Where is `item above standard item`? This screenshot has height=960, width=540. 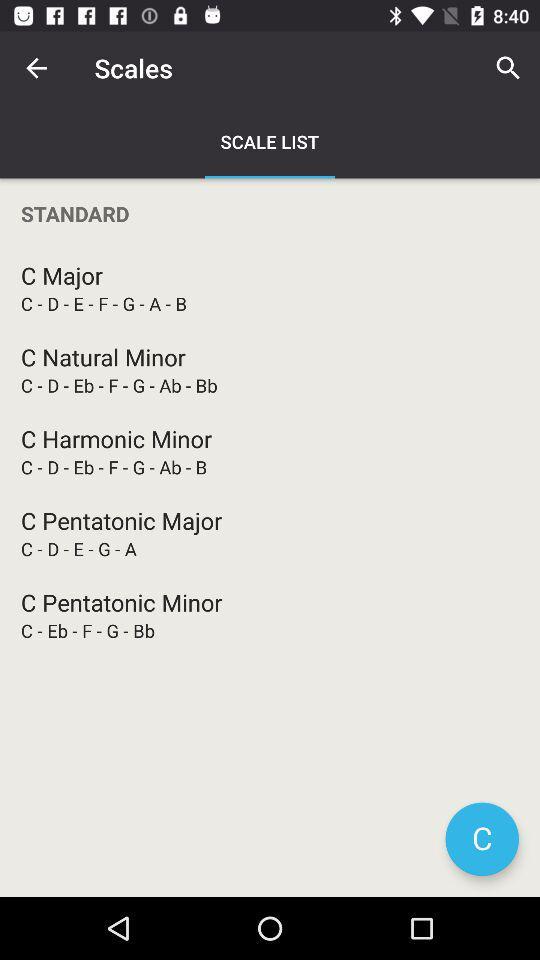
item above standard item is located at coordinates (508, 68).